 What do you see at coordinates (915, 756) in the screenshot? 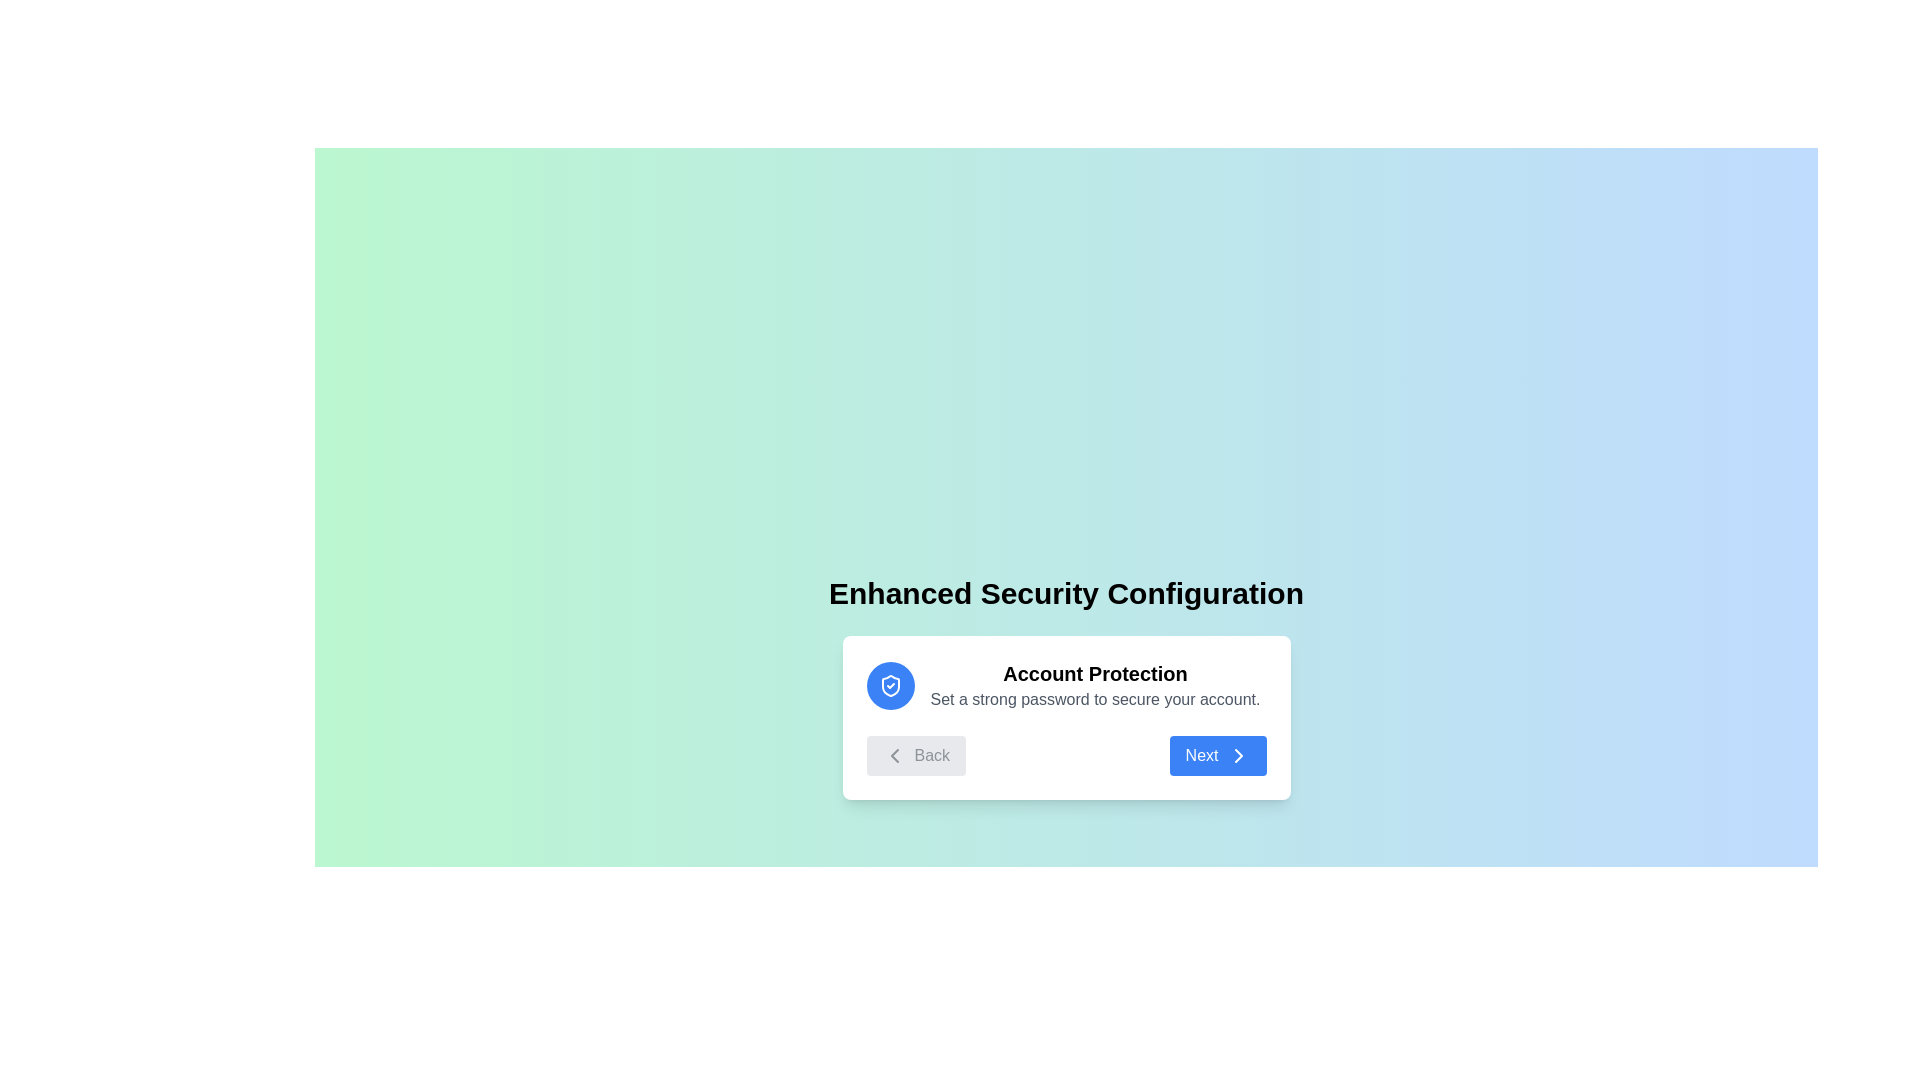
I see `'Back' button to navigate to the previous step` at bounding box center [915, 756].